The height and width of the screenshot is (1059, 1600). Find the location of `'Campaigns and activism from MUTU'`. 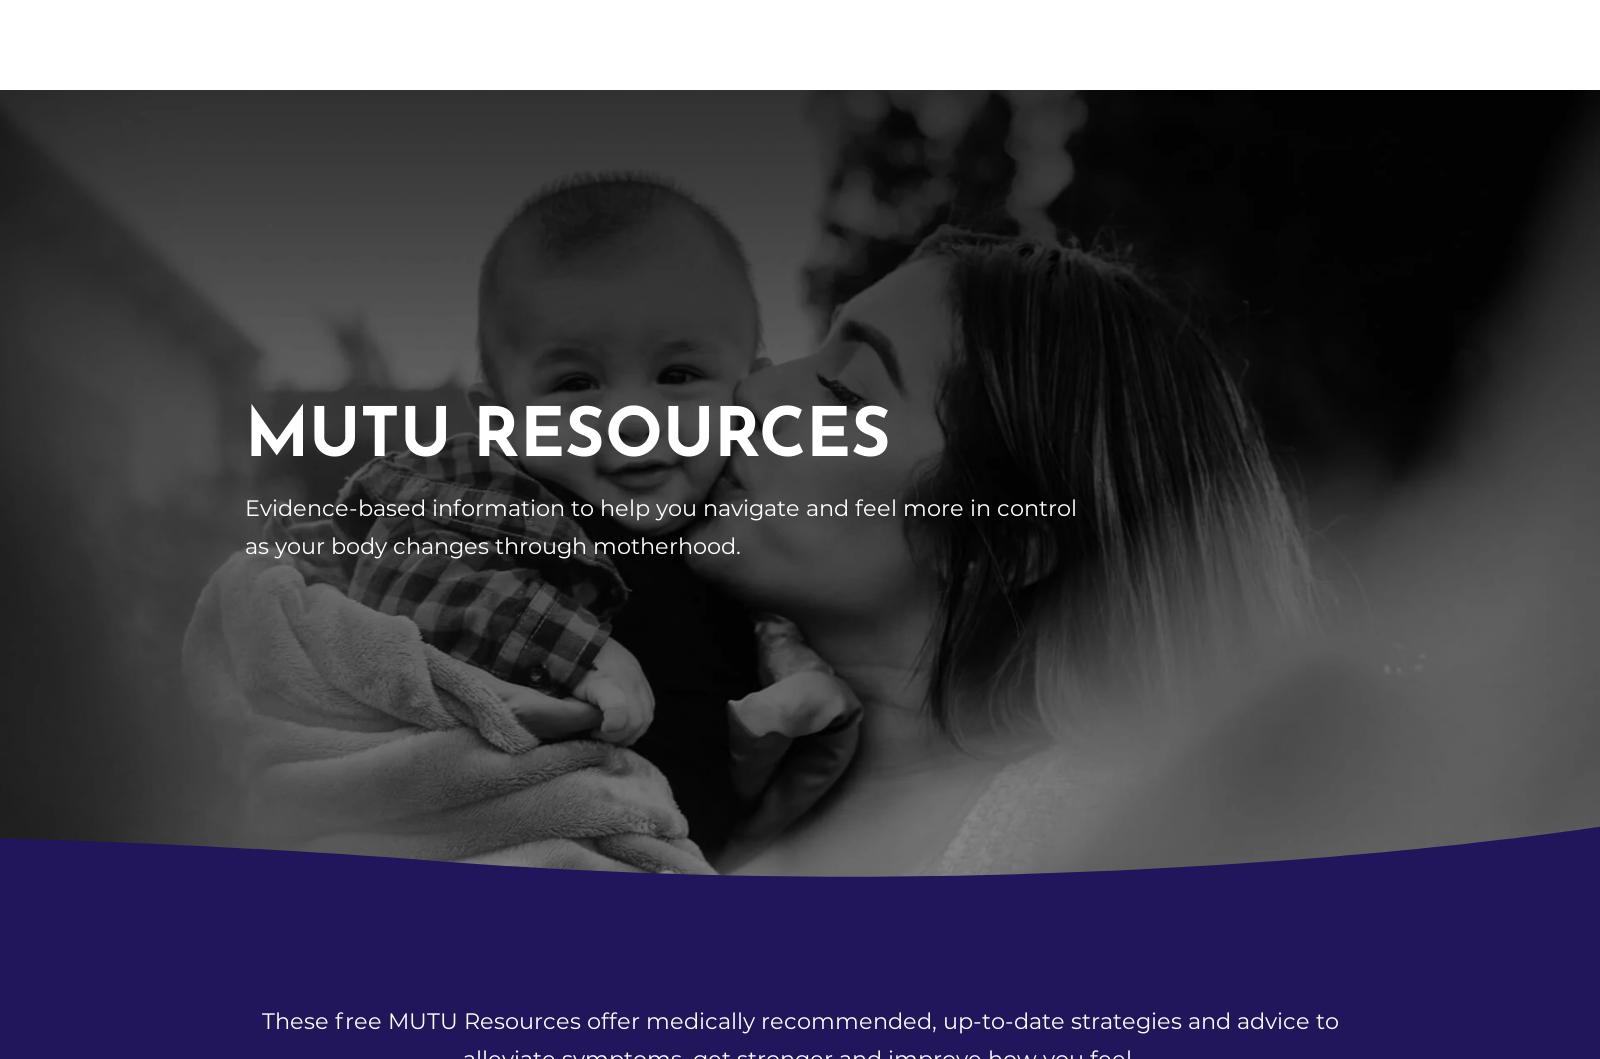

'Campaigns and activism from MUTU' is located at coordinates (283, 298).